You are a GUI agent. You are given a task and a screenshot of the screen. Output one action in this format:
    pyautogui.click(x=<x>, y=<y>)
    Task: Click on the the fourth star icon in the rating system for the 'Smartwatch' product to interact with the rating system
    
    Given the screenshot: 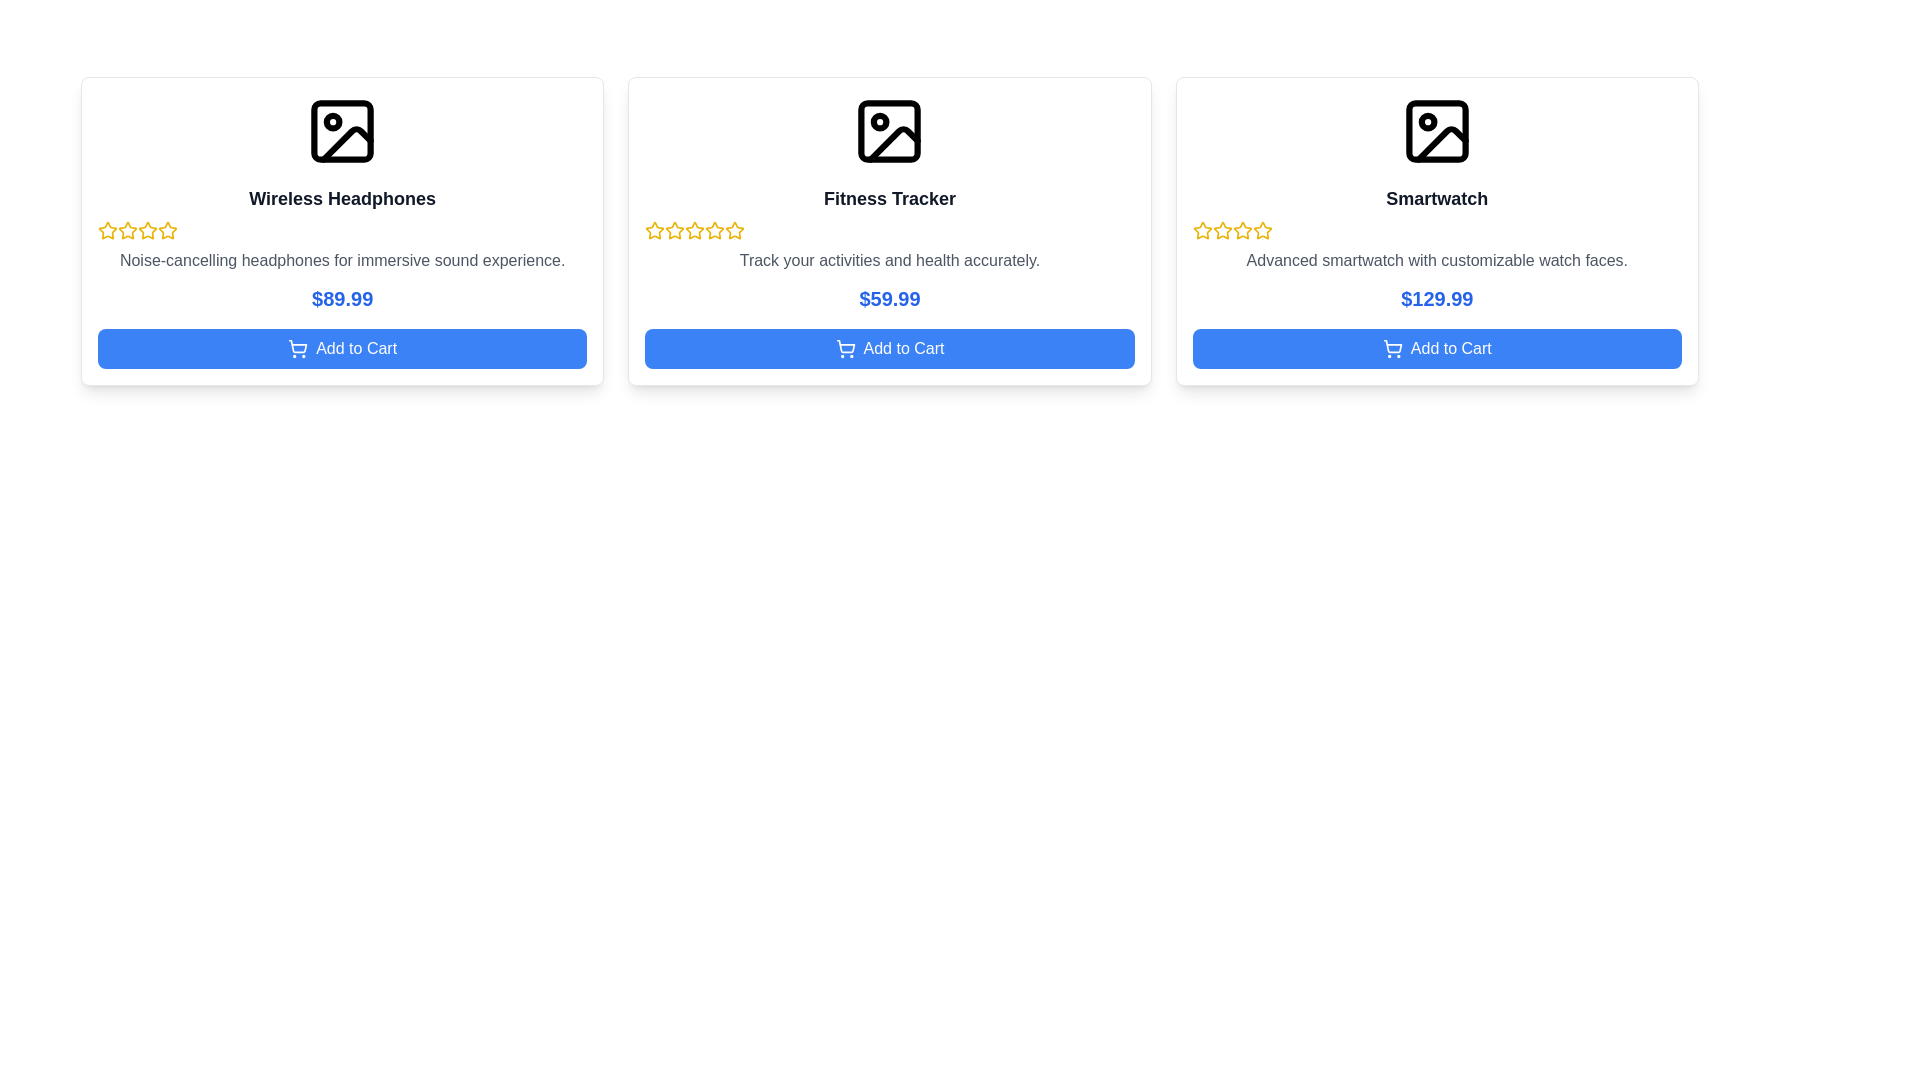 What is the action you would take?
    pyautogui.click(x=1241, y=230)
    